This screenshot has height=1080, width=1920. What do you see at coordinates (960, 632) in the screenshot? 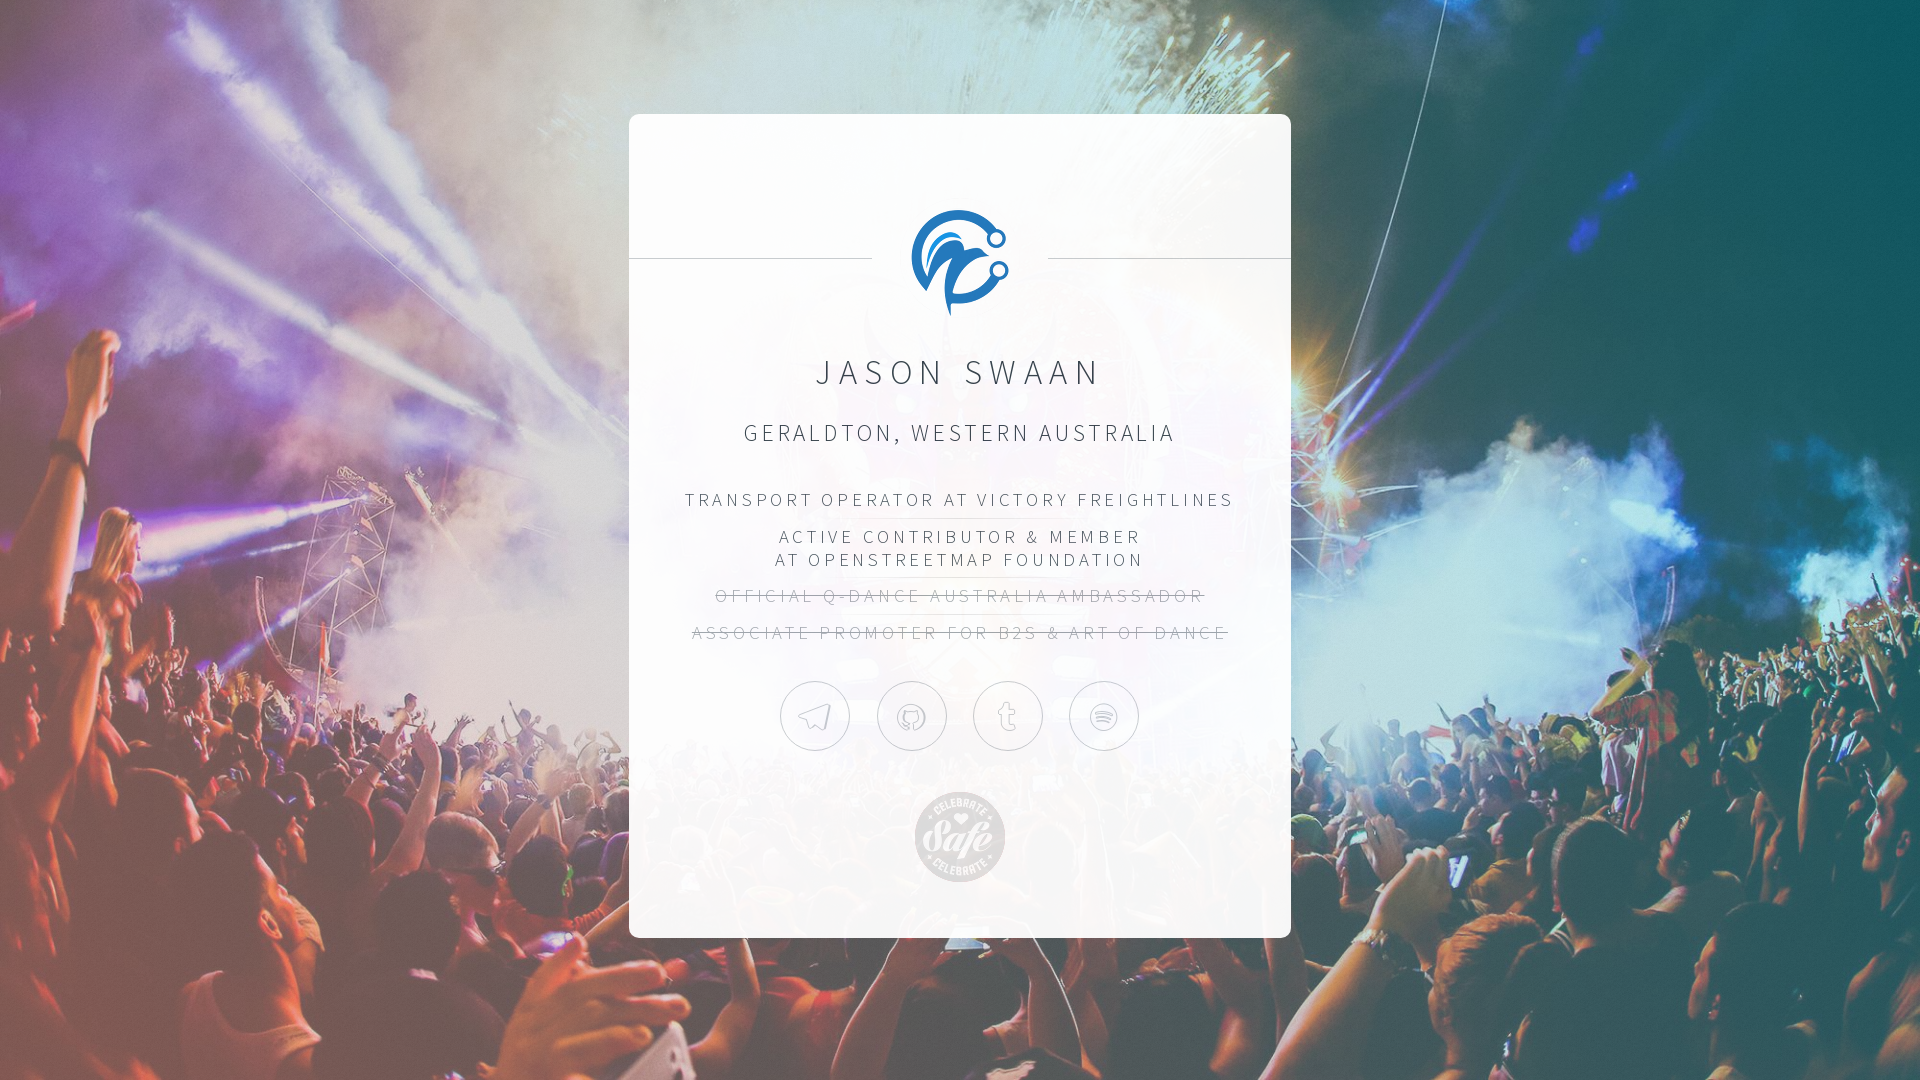
I see `'ASSOCIATE PROMOTER FOR B2S & ART OF DANCE'` at bounding box center [960, 632].